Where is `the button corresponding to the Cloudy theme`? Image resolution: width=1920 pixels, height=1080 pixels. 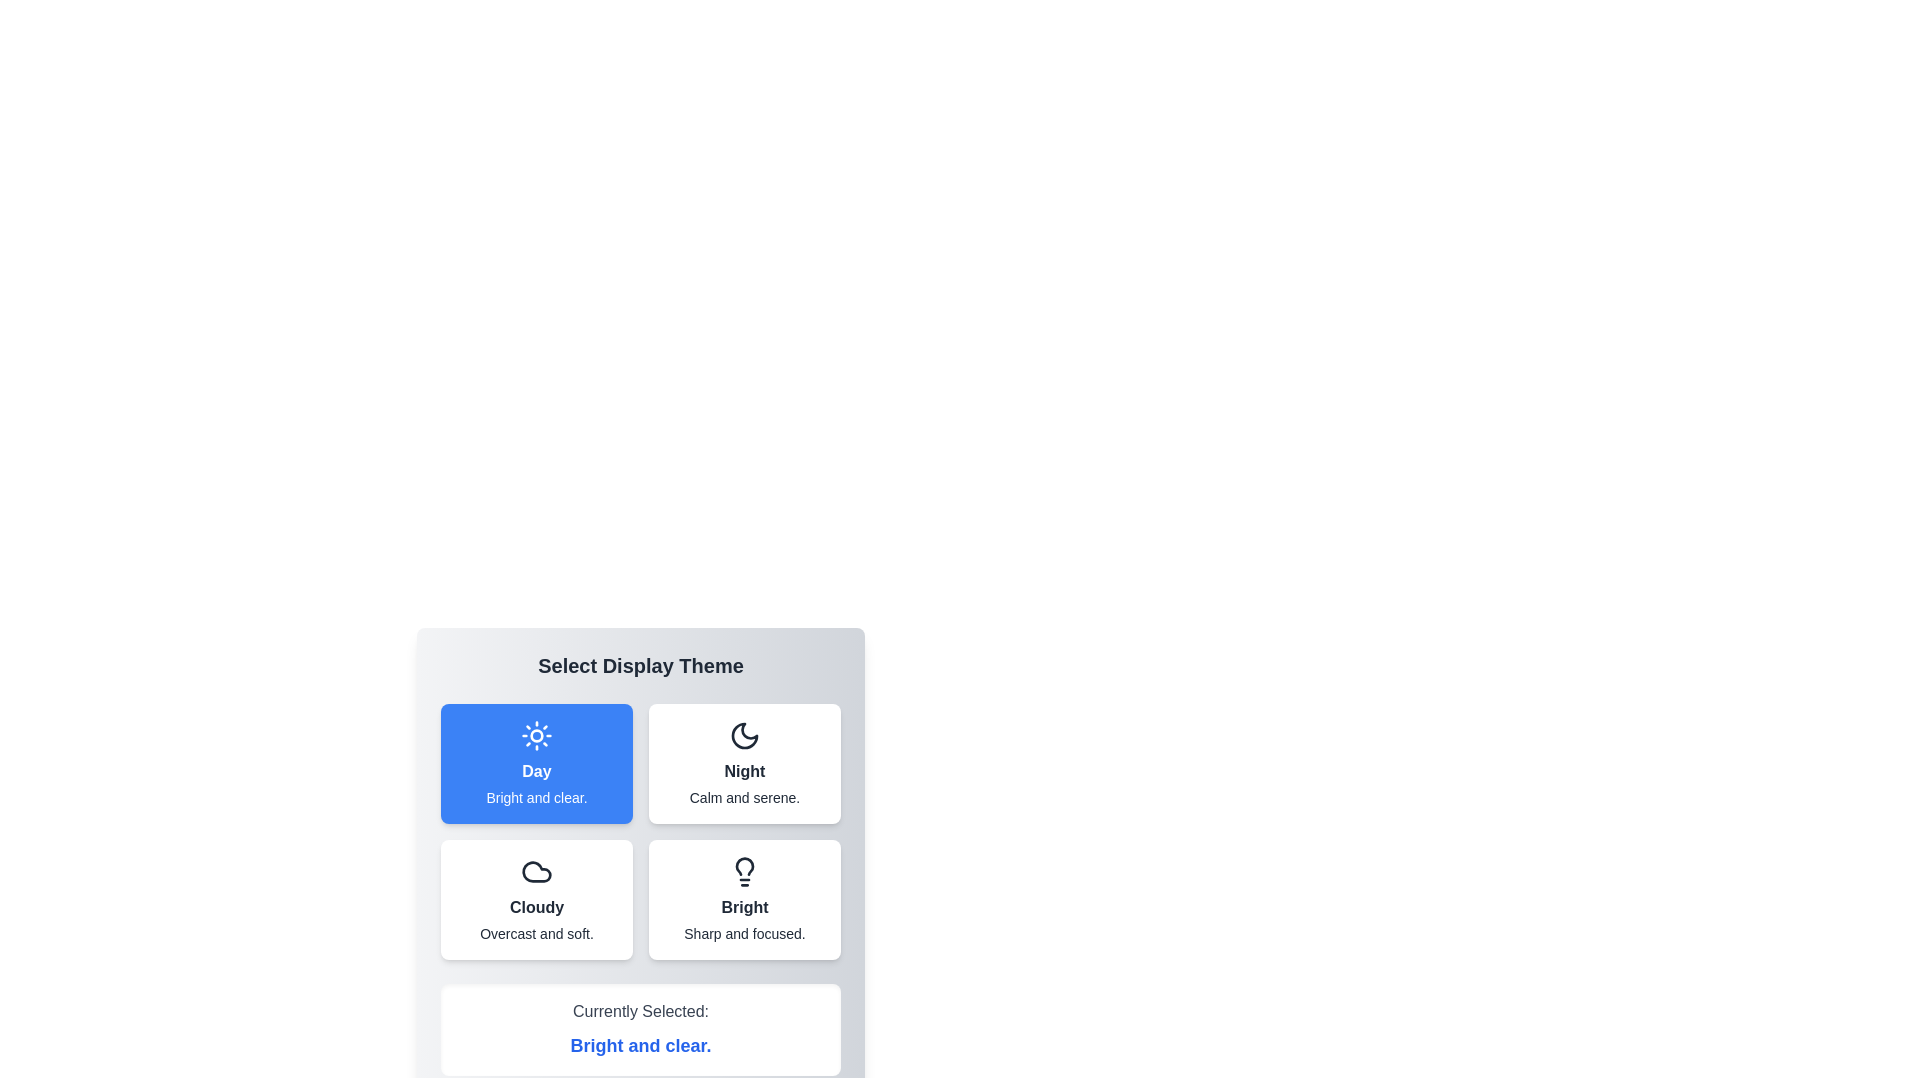
the button corresponding to the Cloudy theme is located at coordinates (537, 898).